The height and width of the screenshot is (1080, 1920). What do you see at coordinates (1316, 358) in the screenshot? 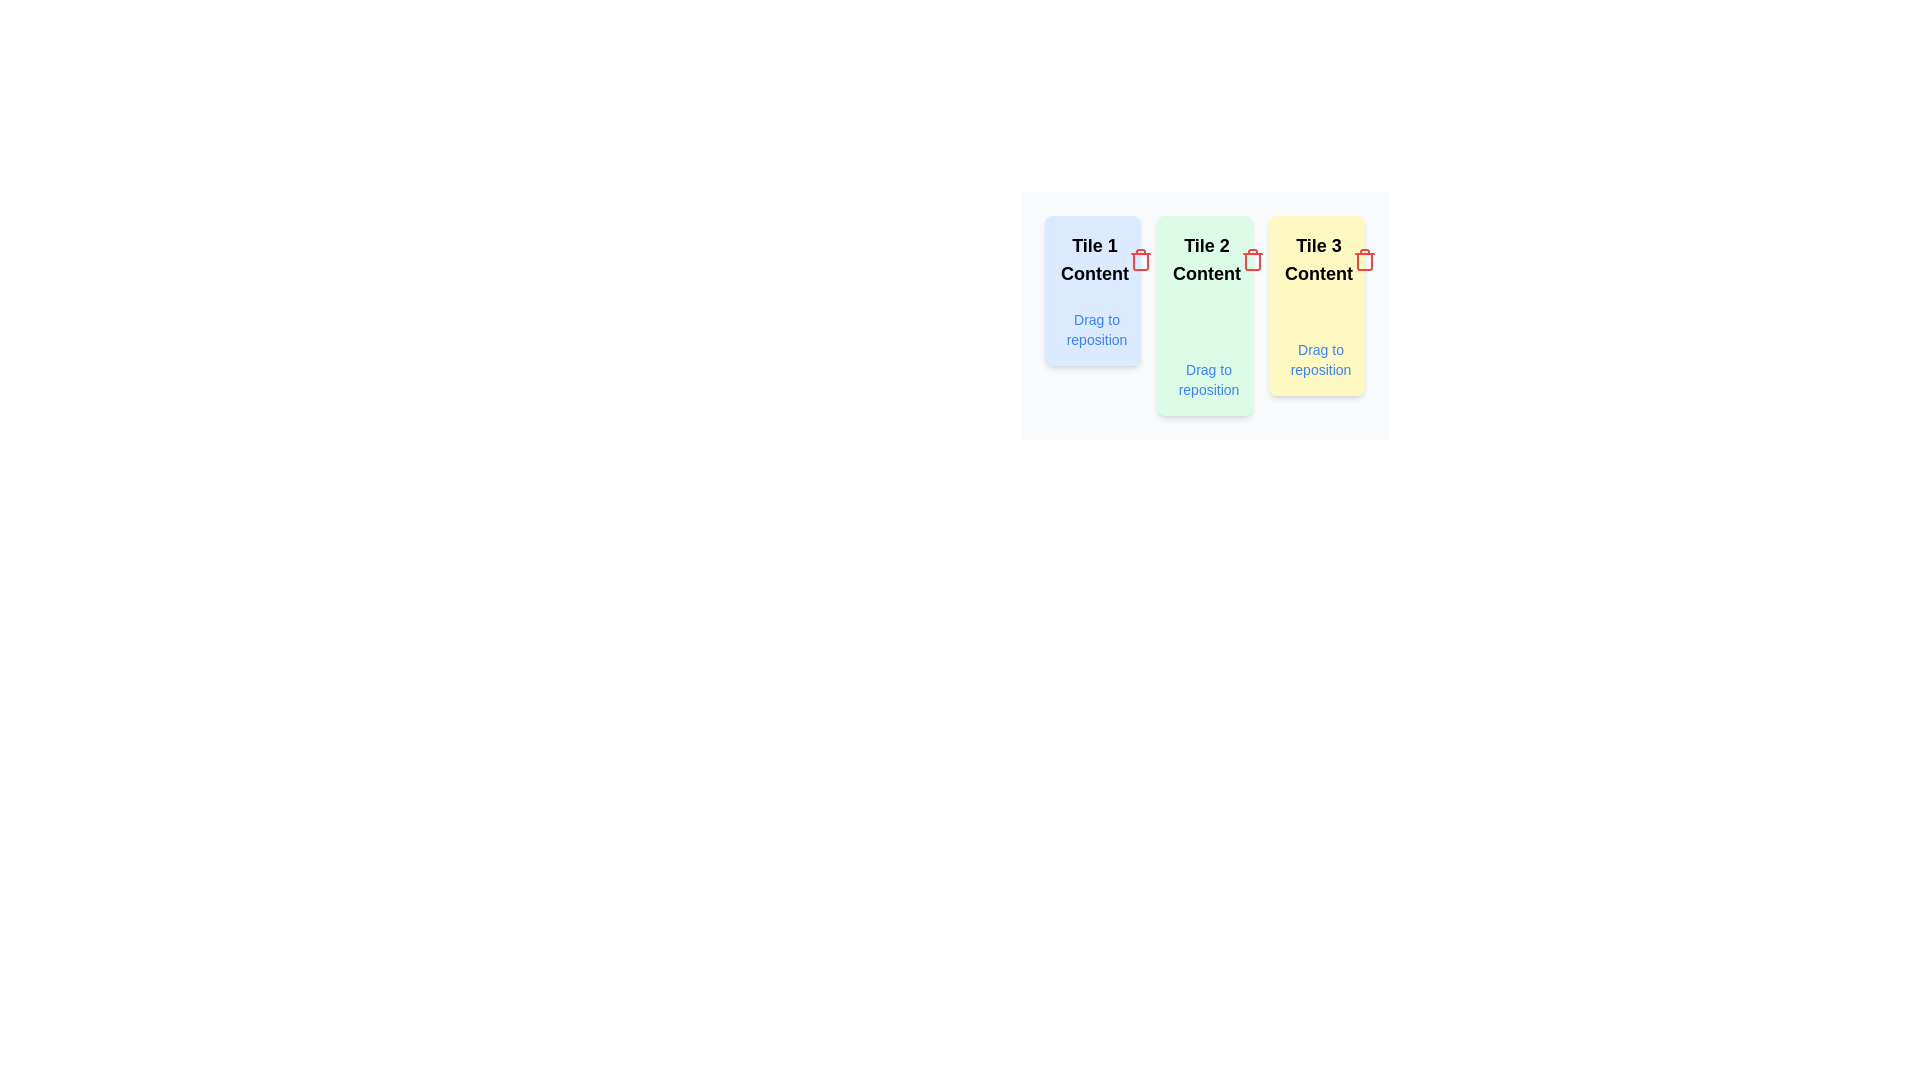
I see `the draggable interactive text with an icon located in the yellow rounded rectangle at the bottom of the 'Tile 3 Content' area` at bounding box center [1316, 358].